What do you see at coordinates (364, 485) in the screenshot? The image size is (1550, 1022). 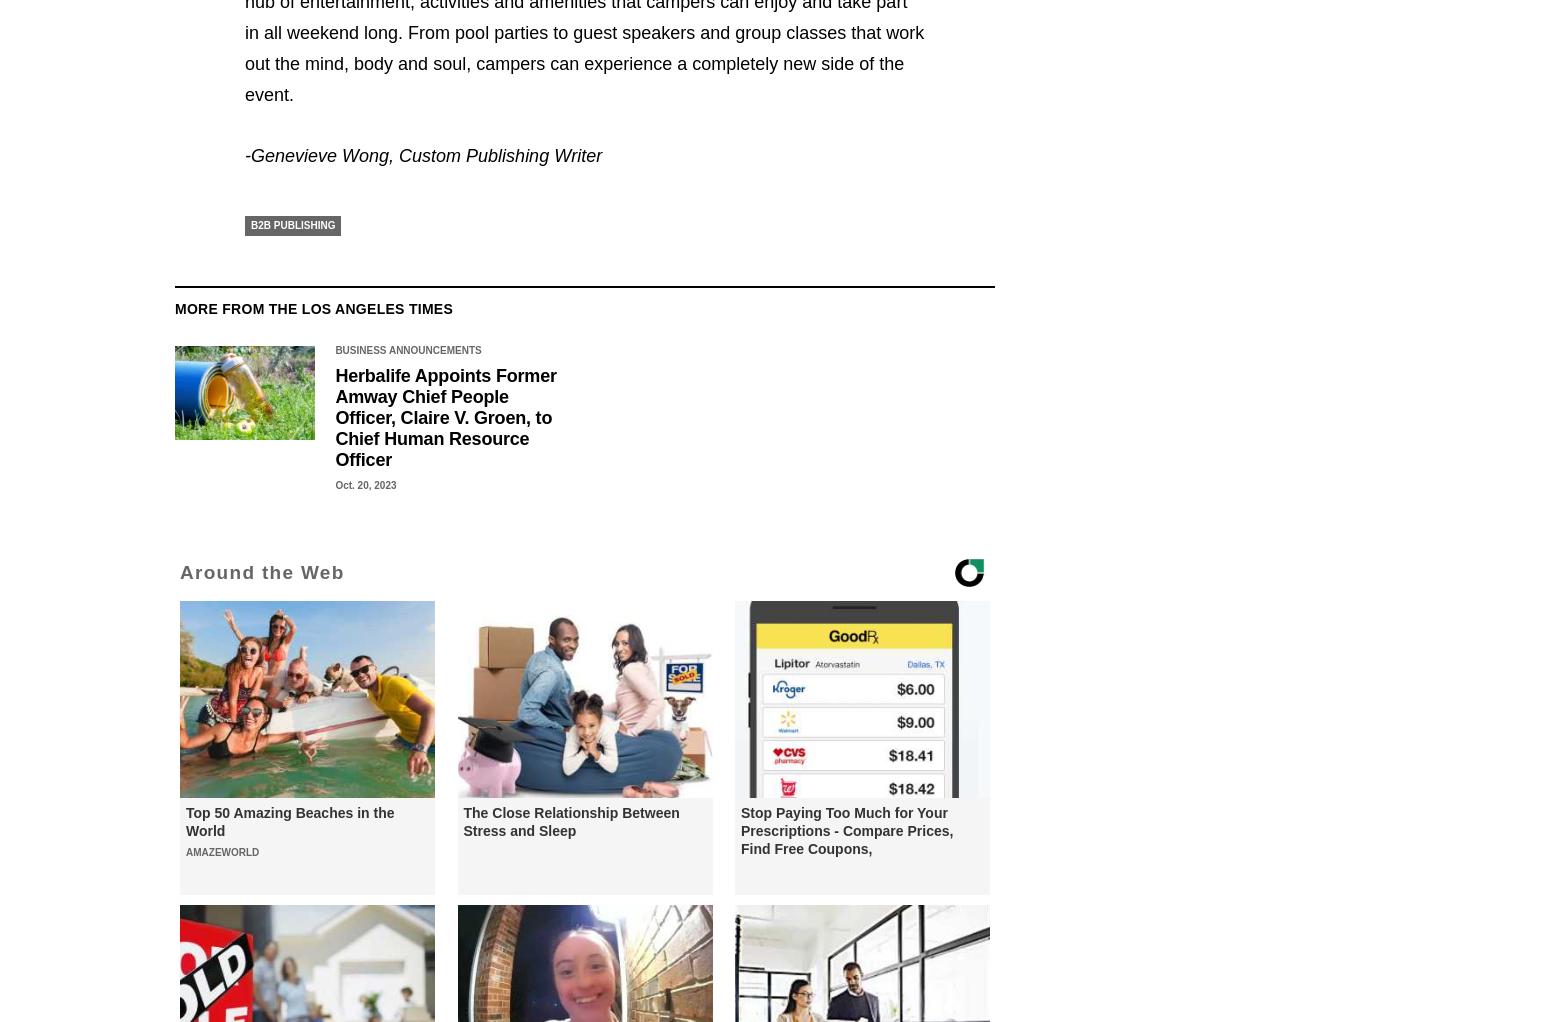 I see `'Oct. 20, 2023'` at bounding box center [364, 485].